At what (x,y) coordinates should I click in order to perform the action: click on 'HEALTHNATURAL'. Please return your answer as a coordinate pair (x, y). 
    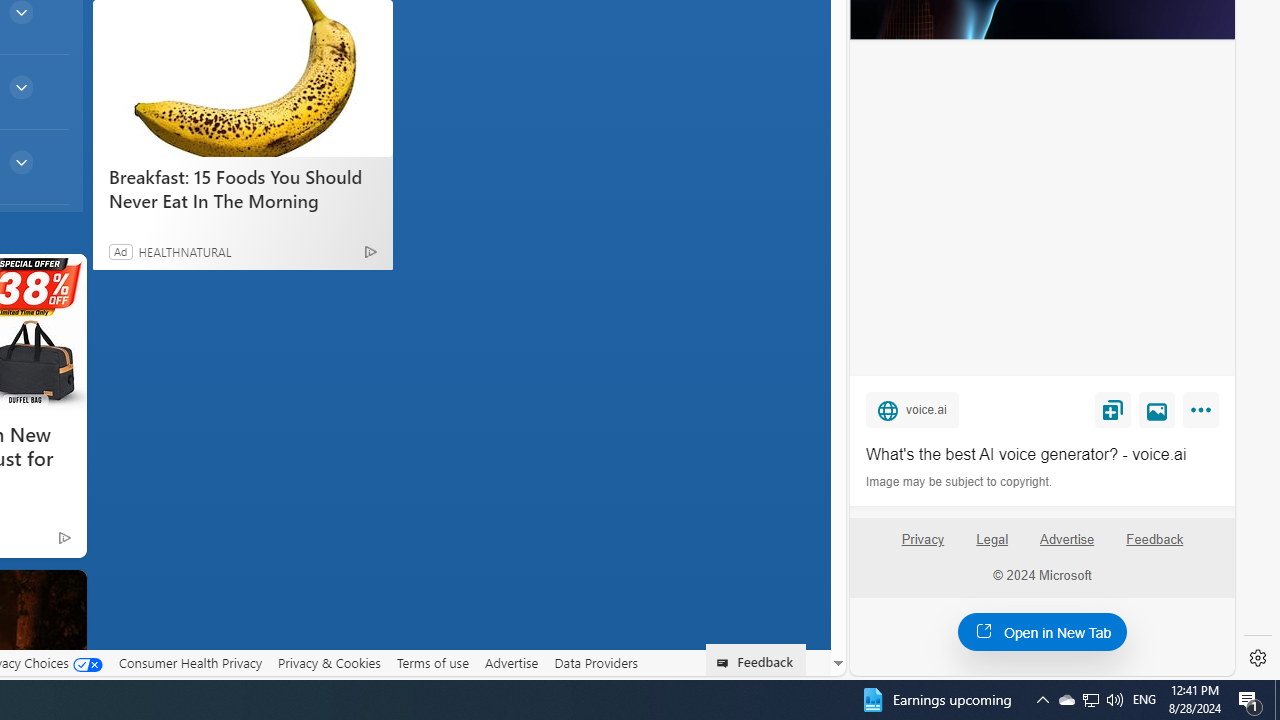
    Looking at the image, I should click on (184, 250).